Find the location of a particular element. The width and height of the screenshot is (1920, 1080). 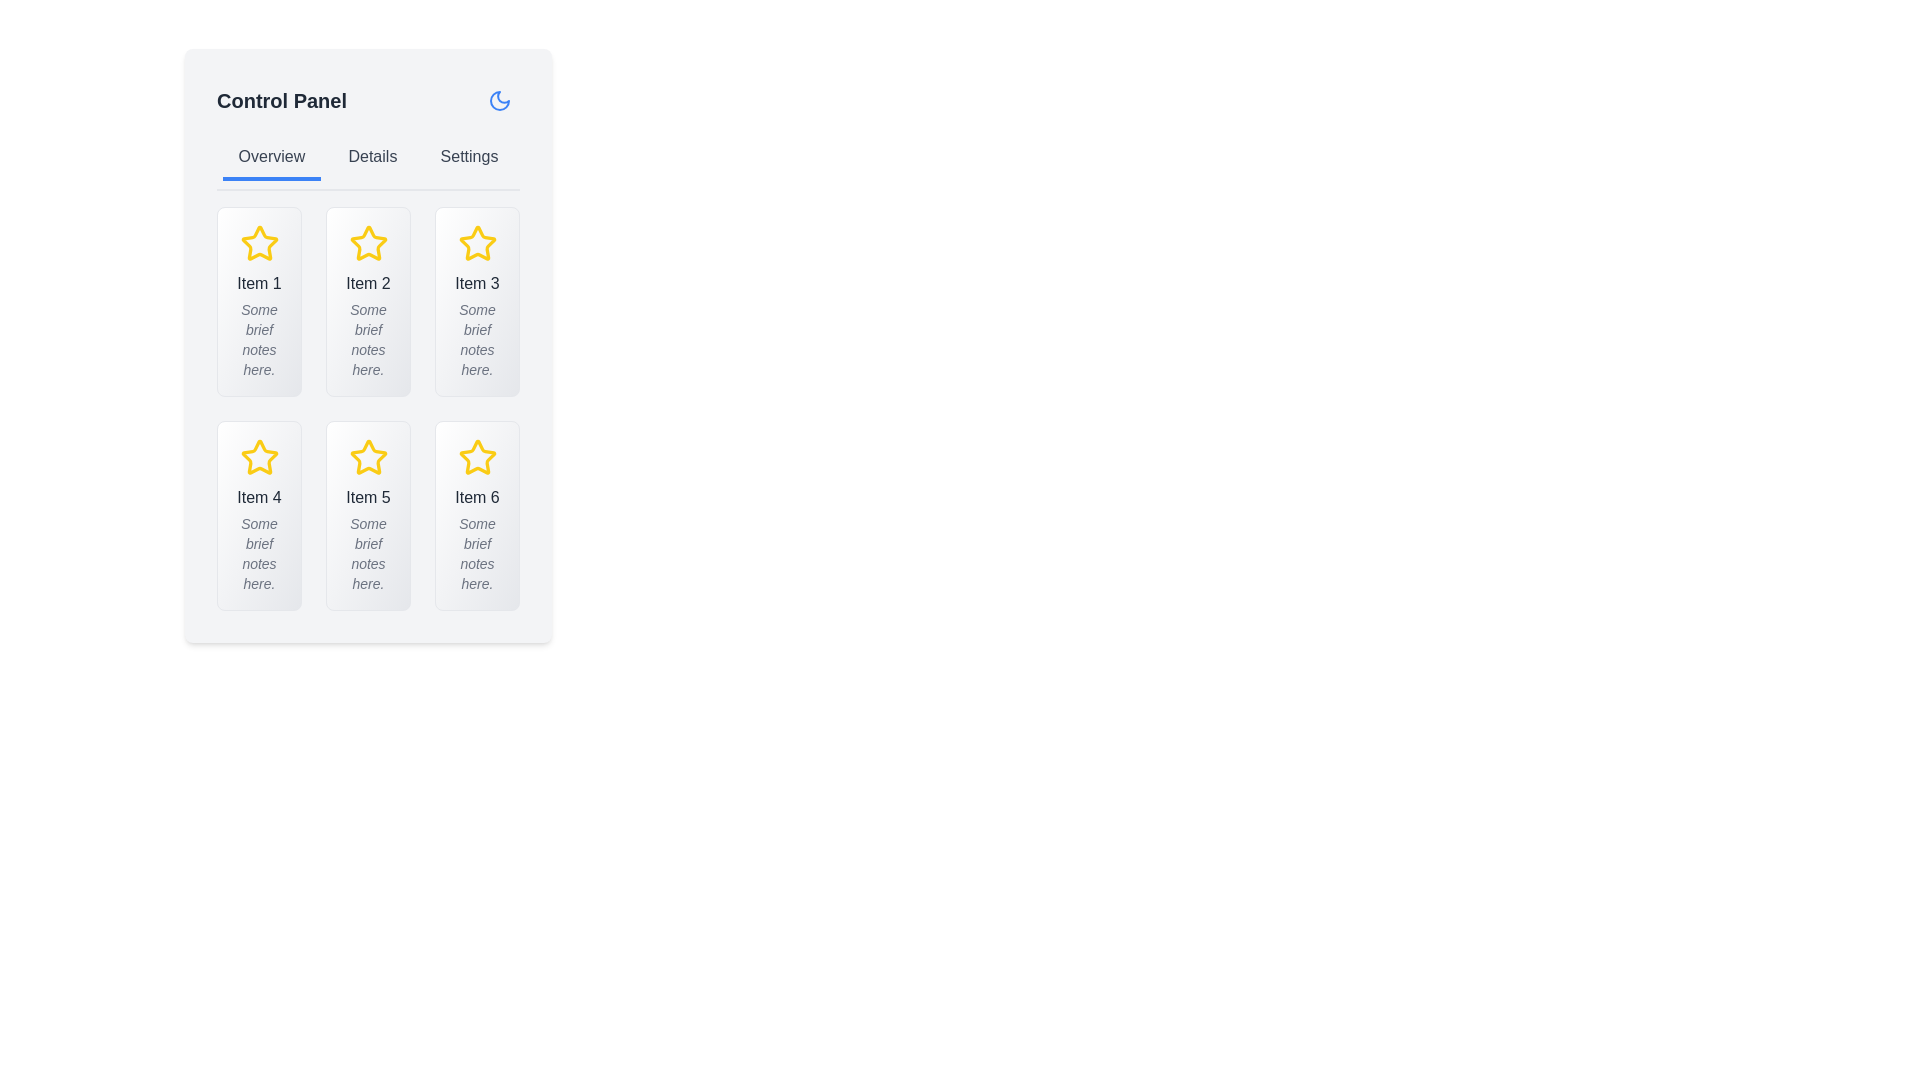

the card that displays an item with its title and brief description, located in the second column of the second row of the grid is located at coordinates (368, 515).